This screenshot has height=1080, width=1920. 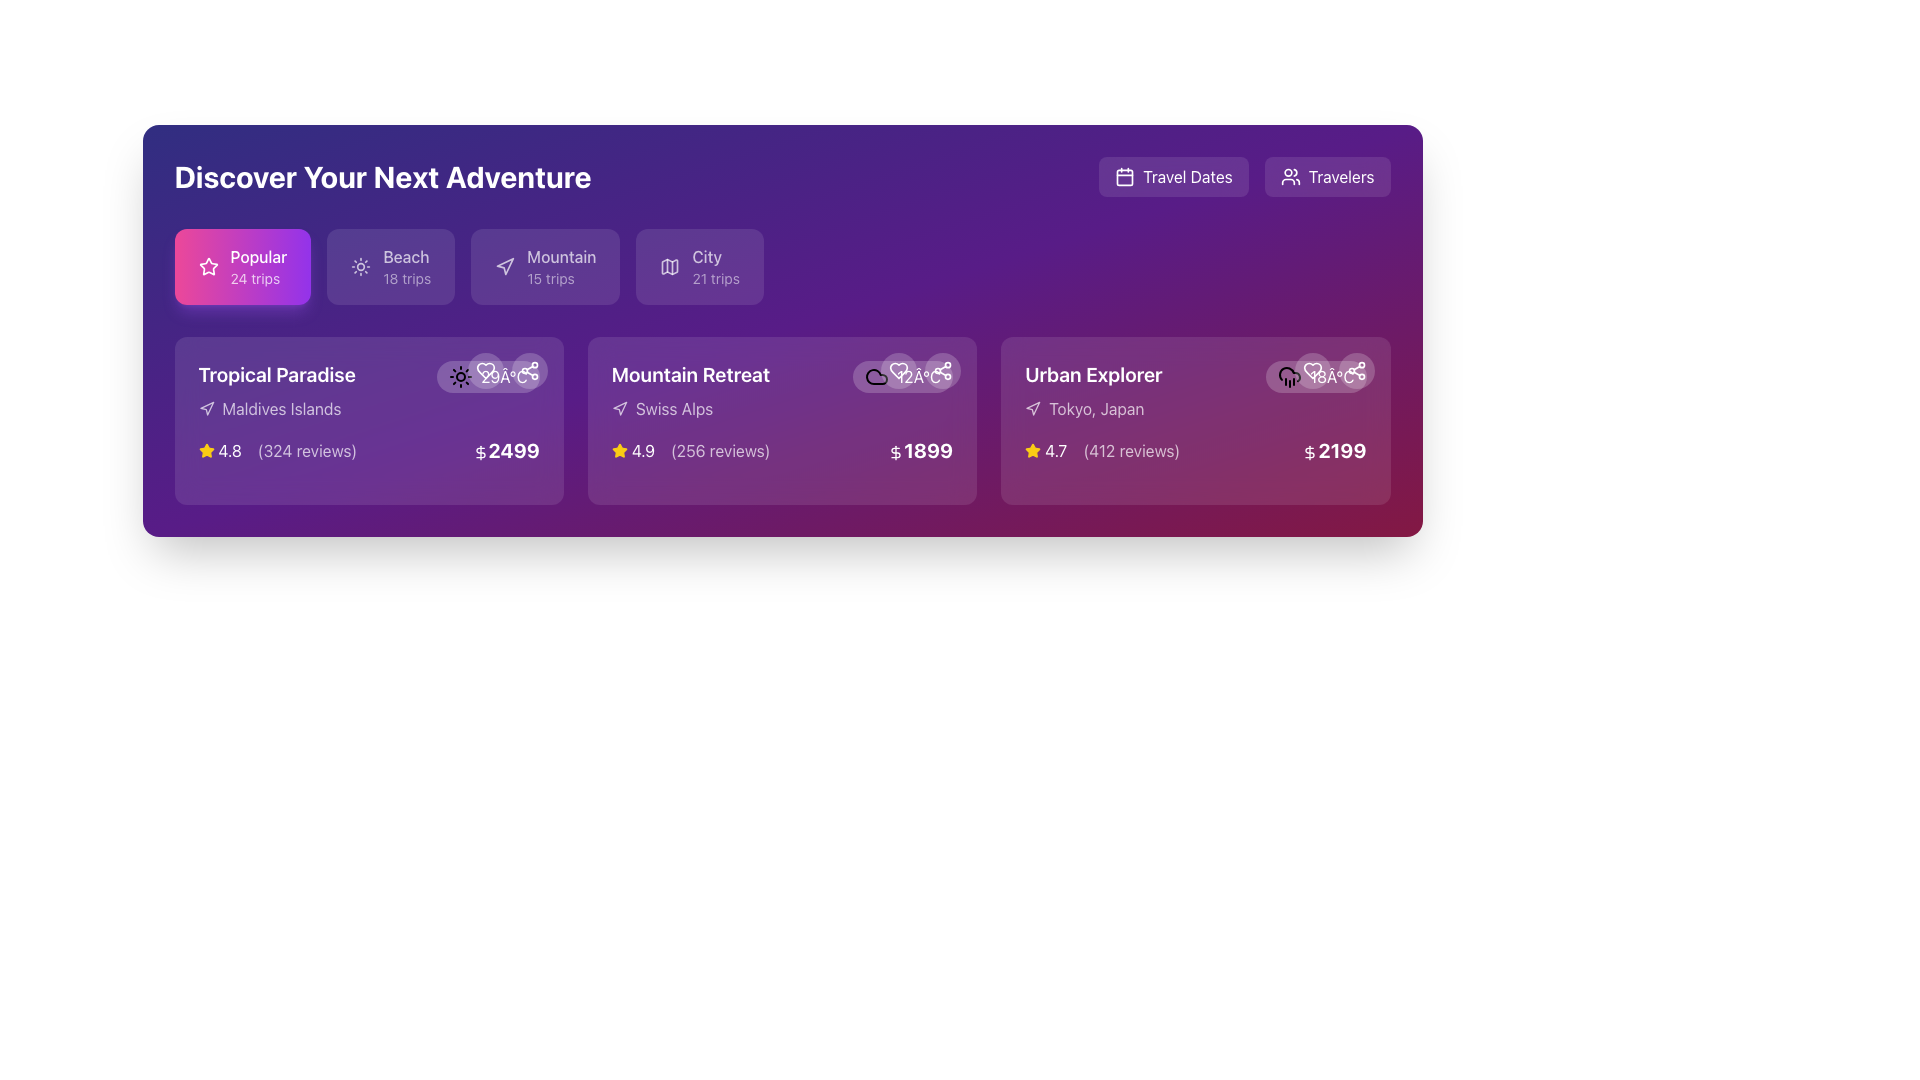 I want to click on the static icon located to the left of the 'Swiss Alps' text within the 'Mountain Retreat' card, so click(x=618, y=407).